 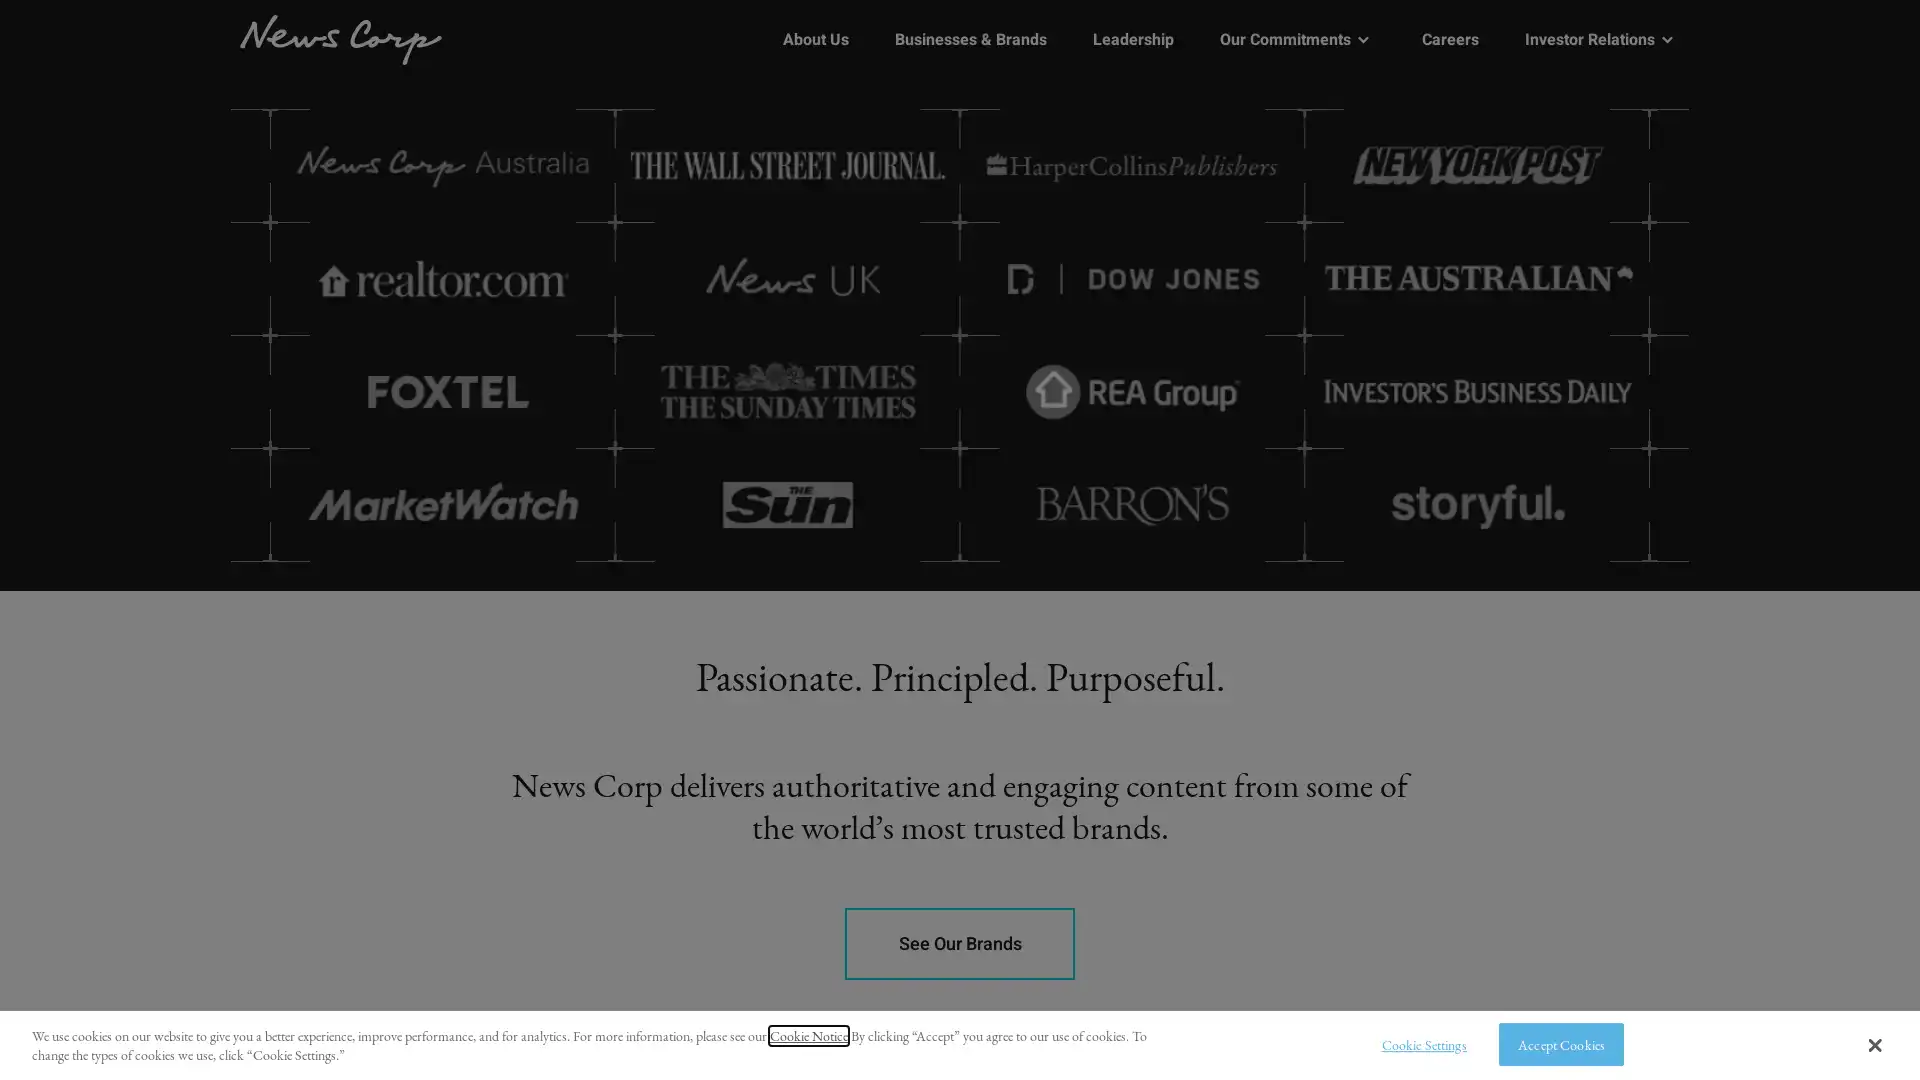 What do you see at coordinates (1873, 1044) in the screenshot?
I see `Close Banner Button` at bounding box center [1873, 1044].